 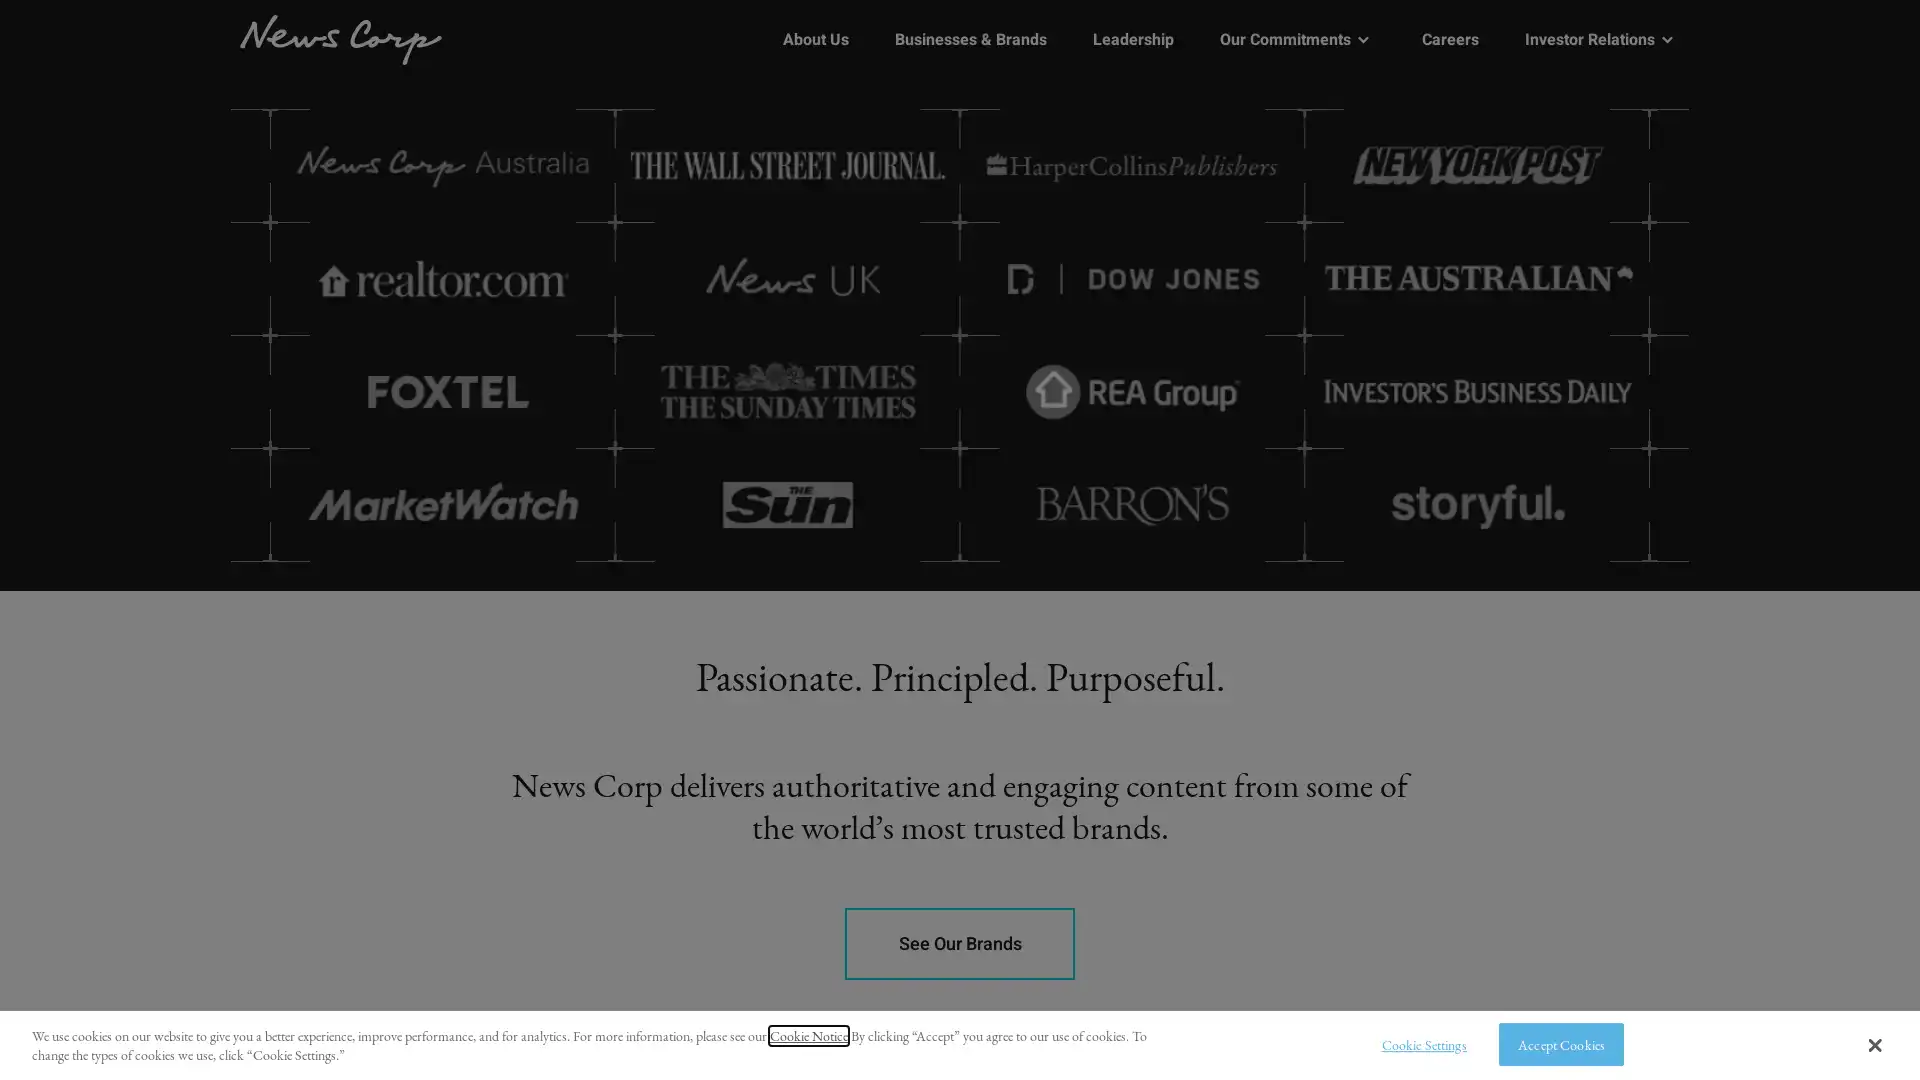 What do you see at coordinates (1873, 1044) in the screenshot?
I see `Close Banner Button` at bounding box center [1873, 1044].